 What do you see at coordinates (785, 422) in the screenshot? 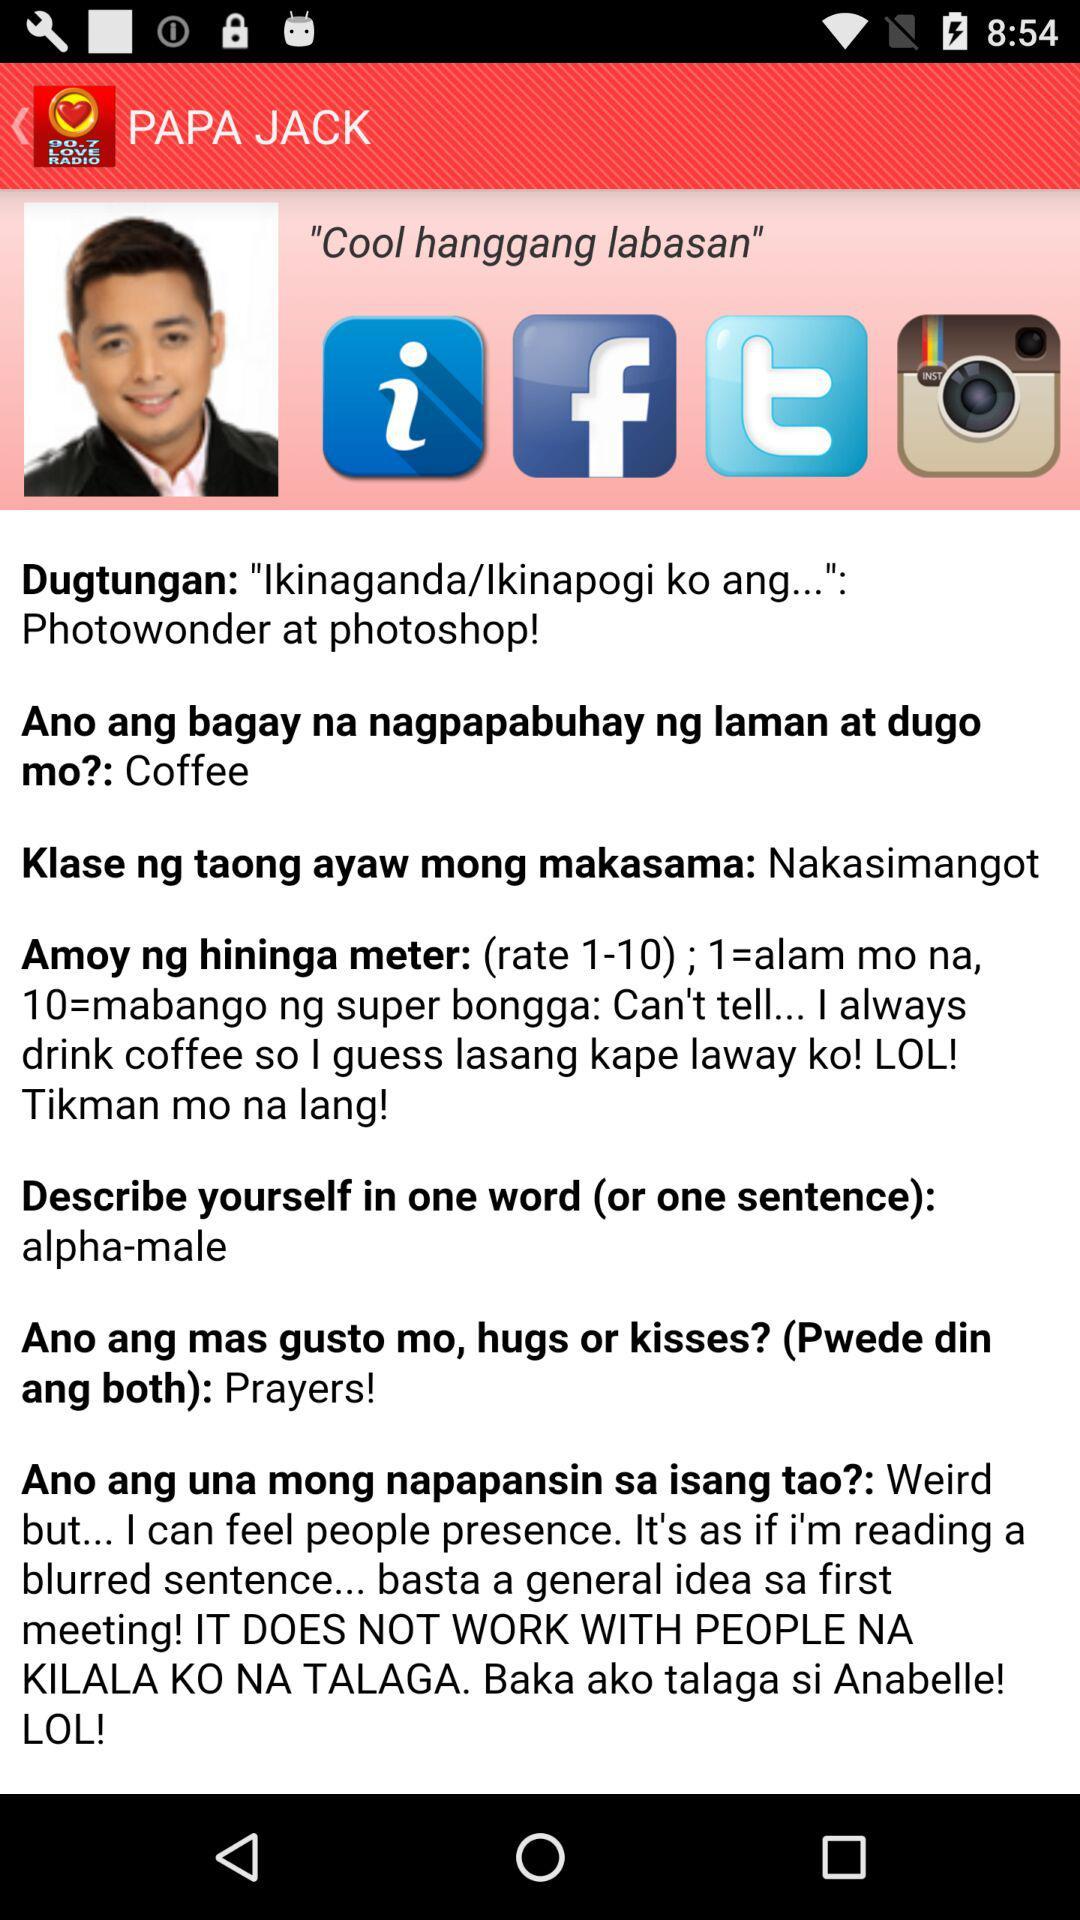
I see `the twitter icon` at bounding box center [785, 422].